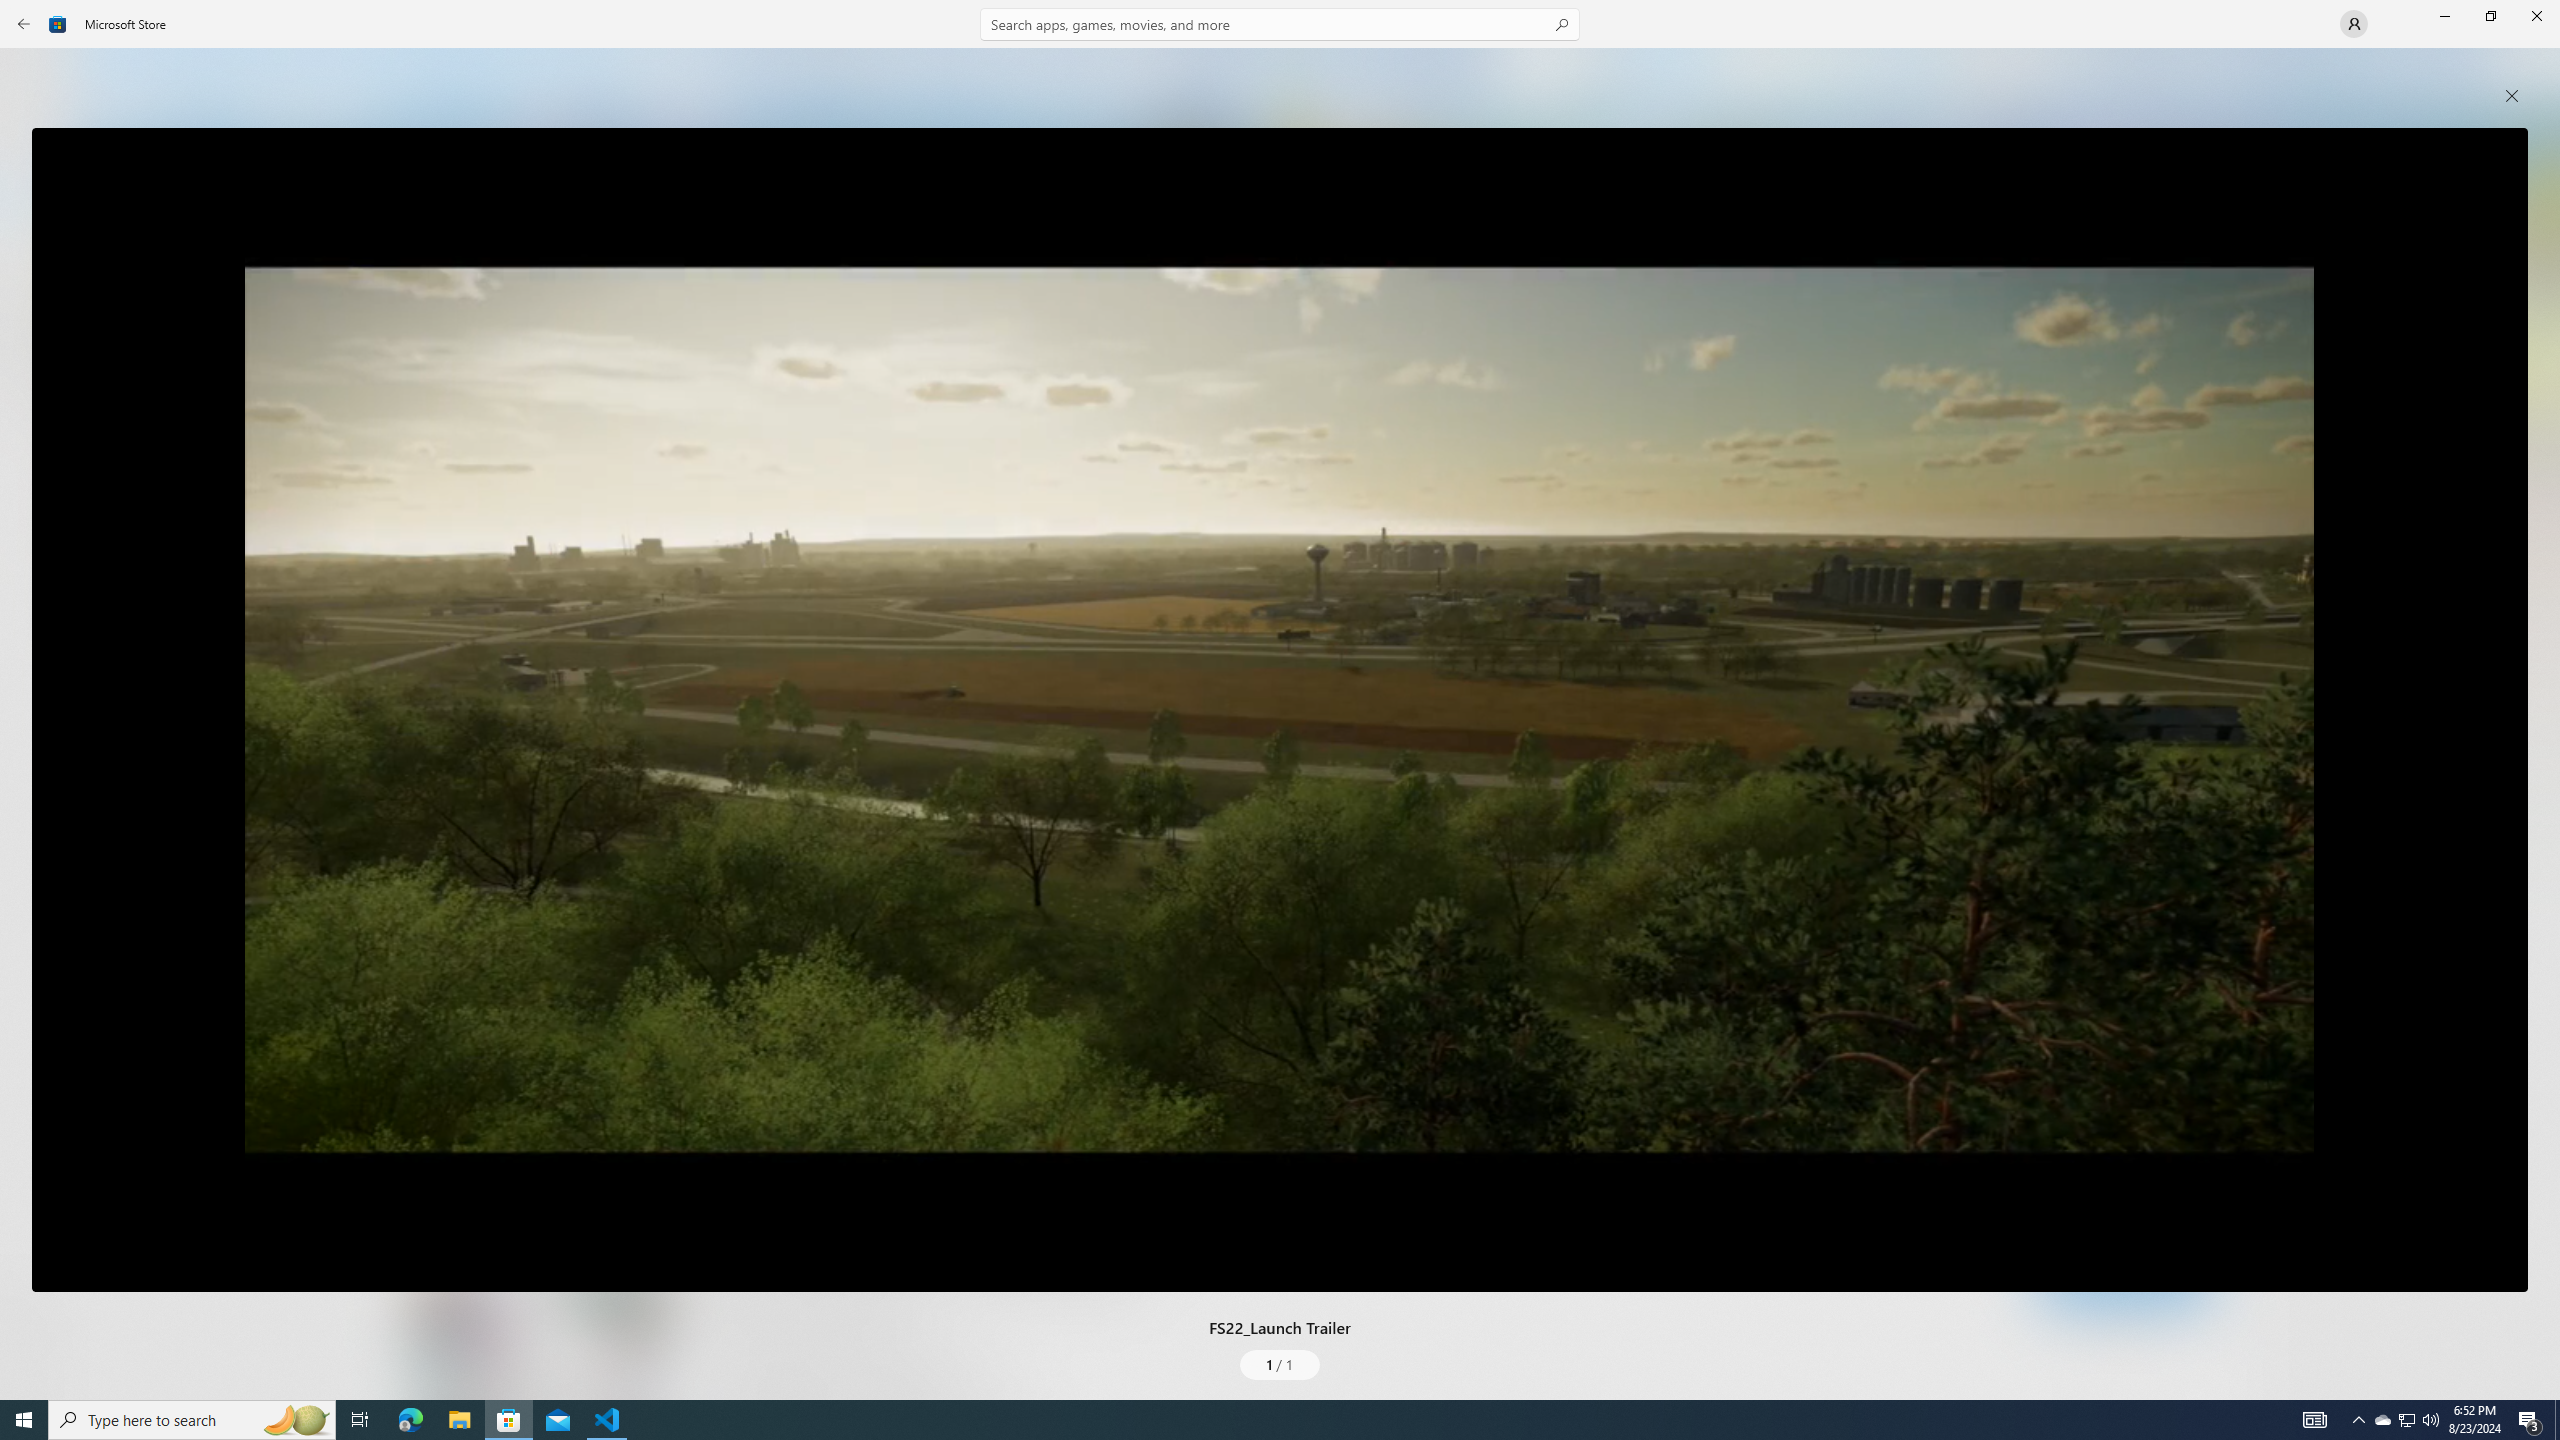 Image resolution: width=2560 pixels, height=1440 pixels. I want to click on 'Back', so click(24, 22).